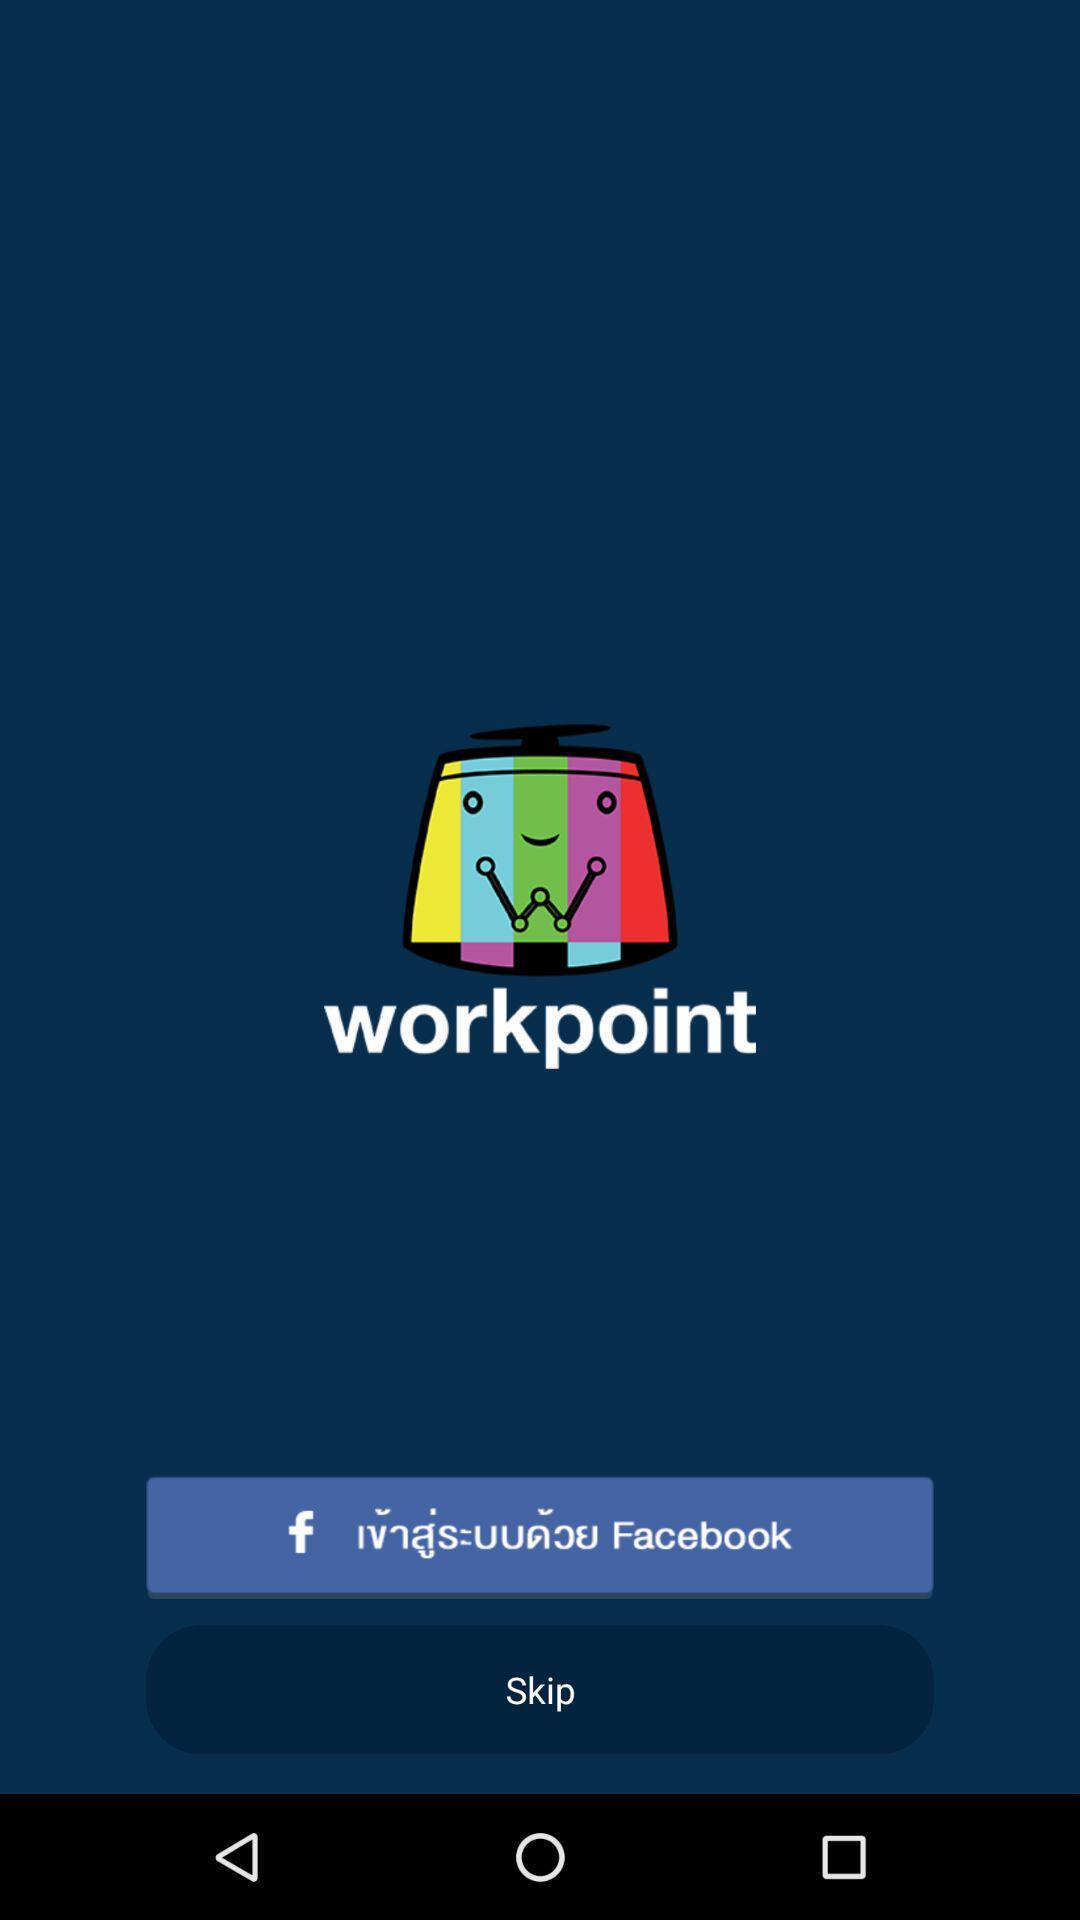 Image resolution: width=1080 pixels, height=1920 pixels. Describe the element at coordinates (540, 1688) in the screenshot. I see `skip icon` at that location.